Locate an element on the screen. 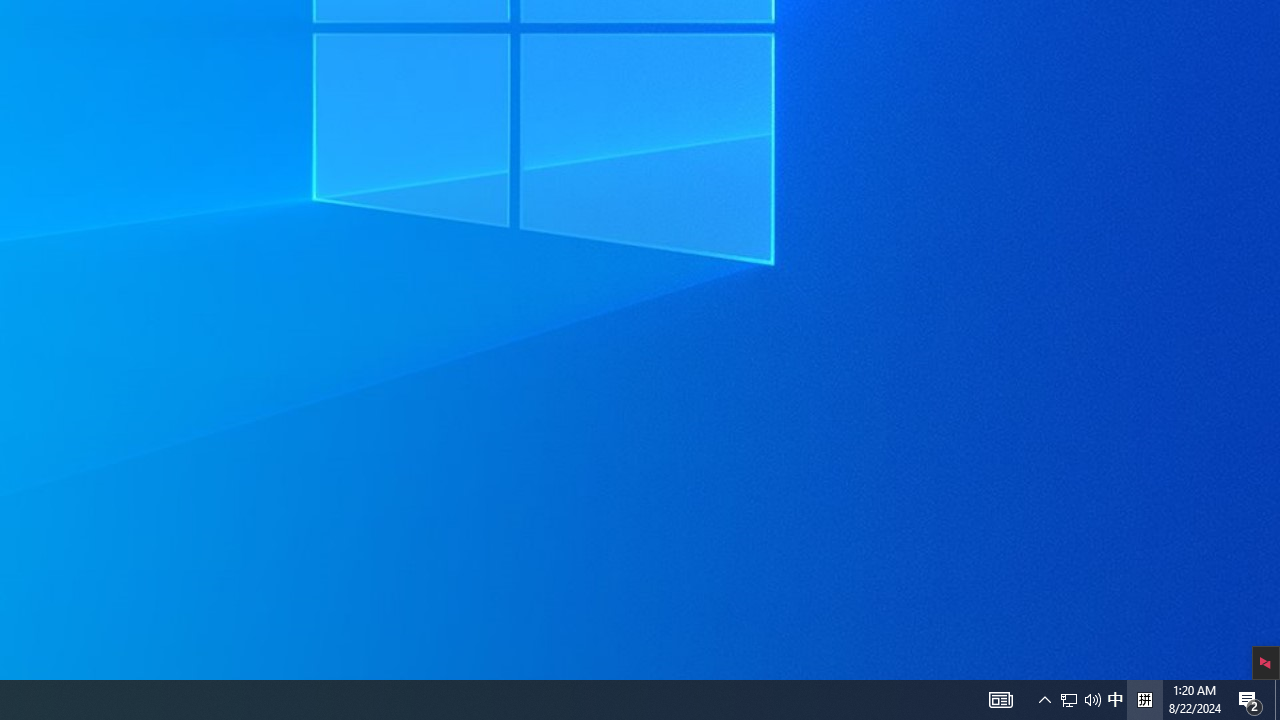  'Q2790: 100%' is located at coordinates (1092, 698).